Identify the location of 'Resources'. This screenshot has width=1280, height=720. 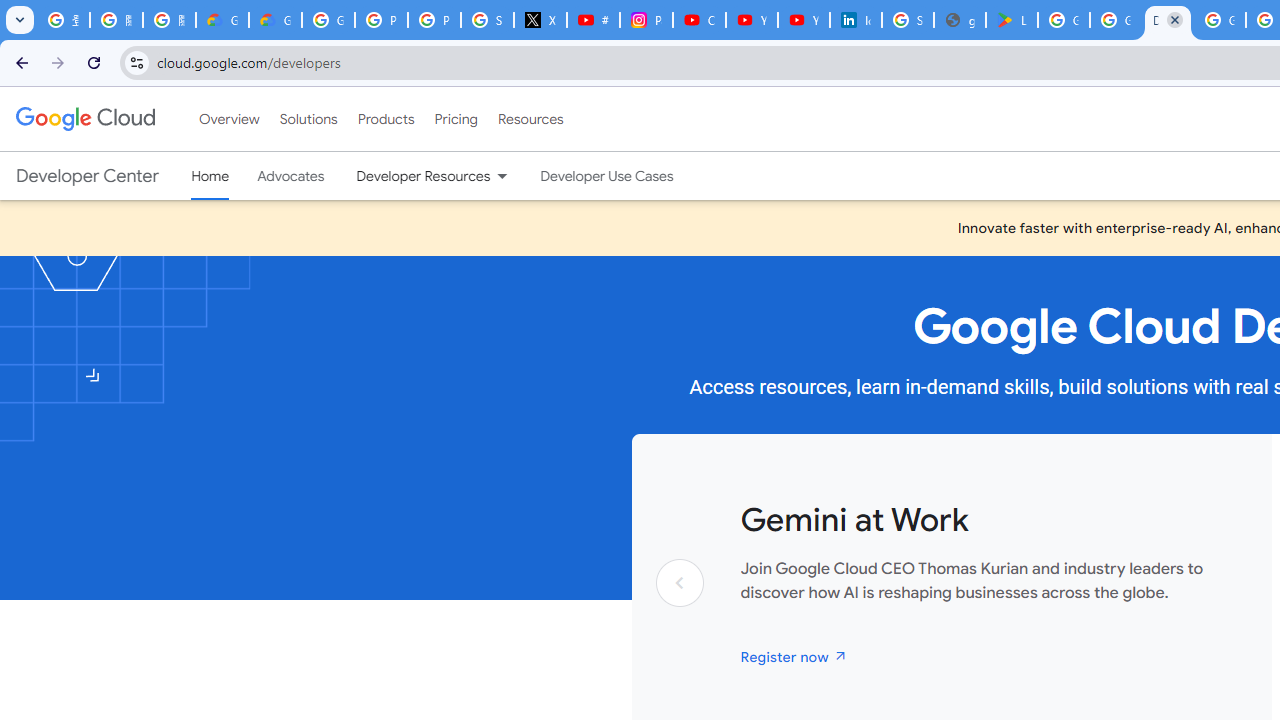
(530, 119).